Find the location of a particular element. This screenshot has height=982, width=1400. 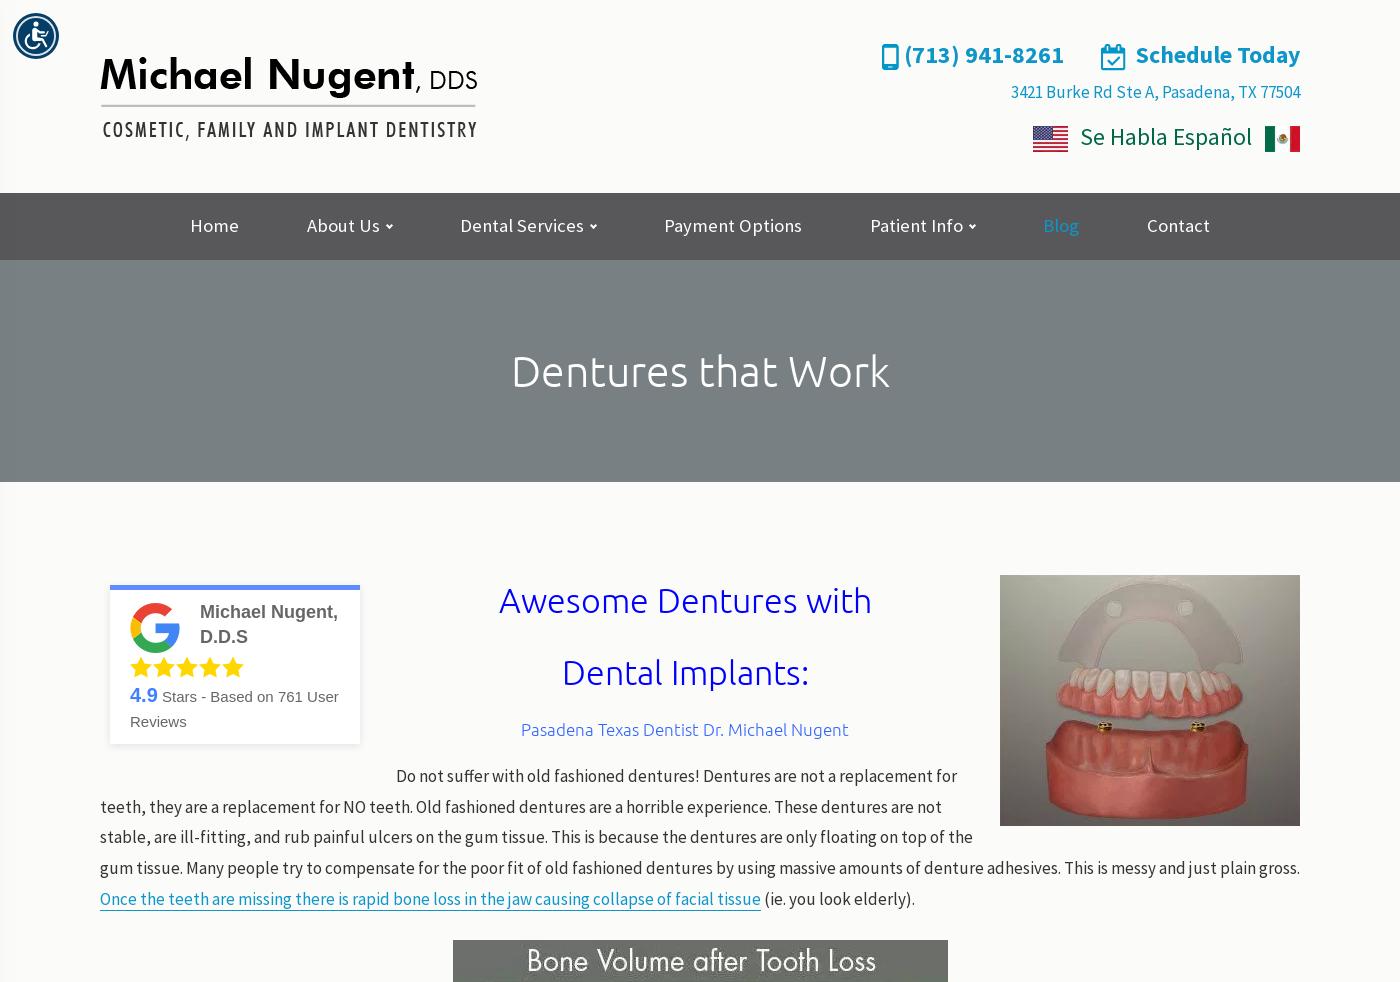

'Pasadena,' is located at coordinates (1198, 90).